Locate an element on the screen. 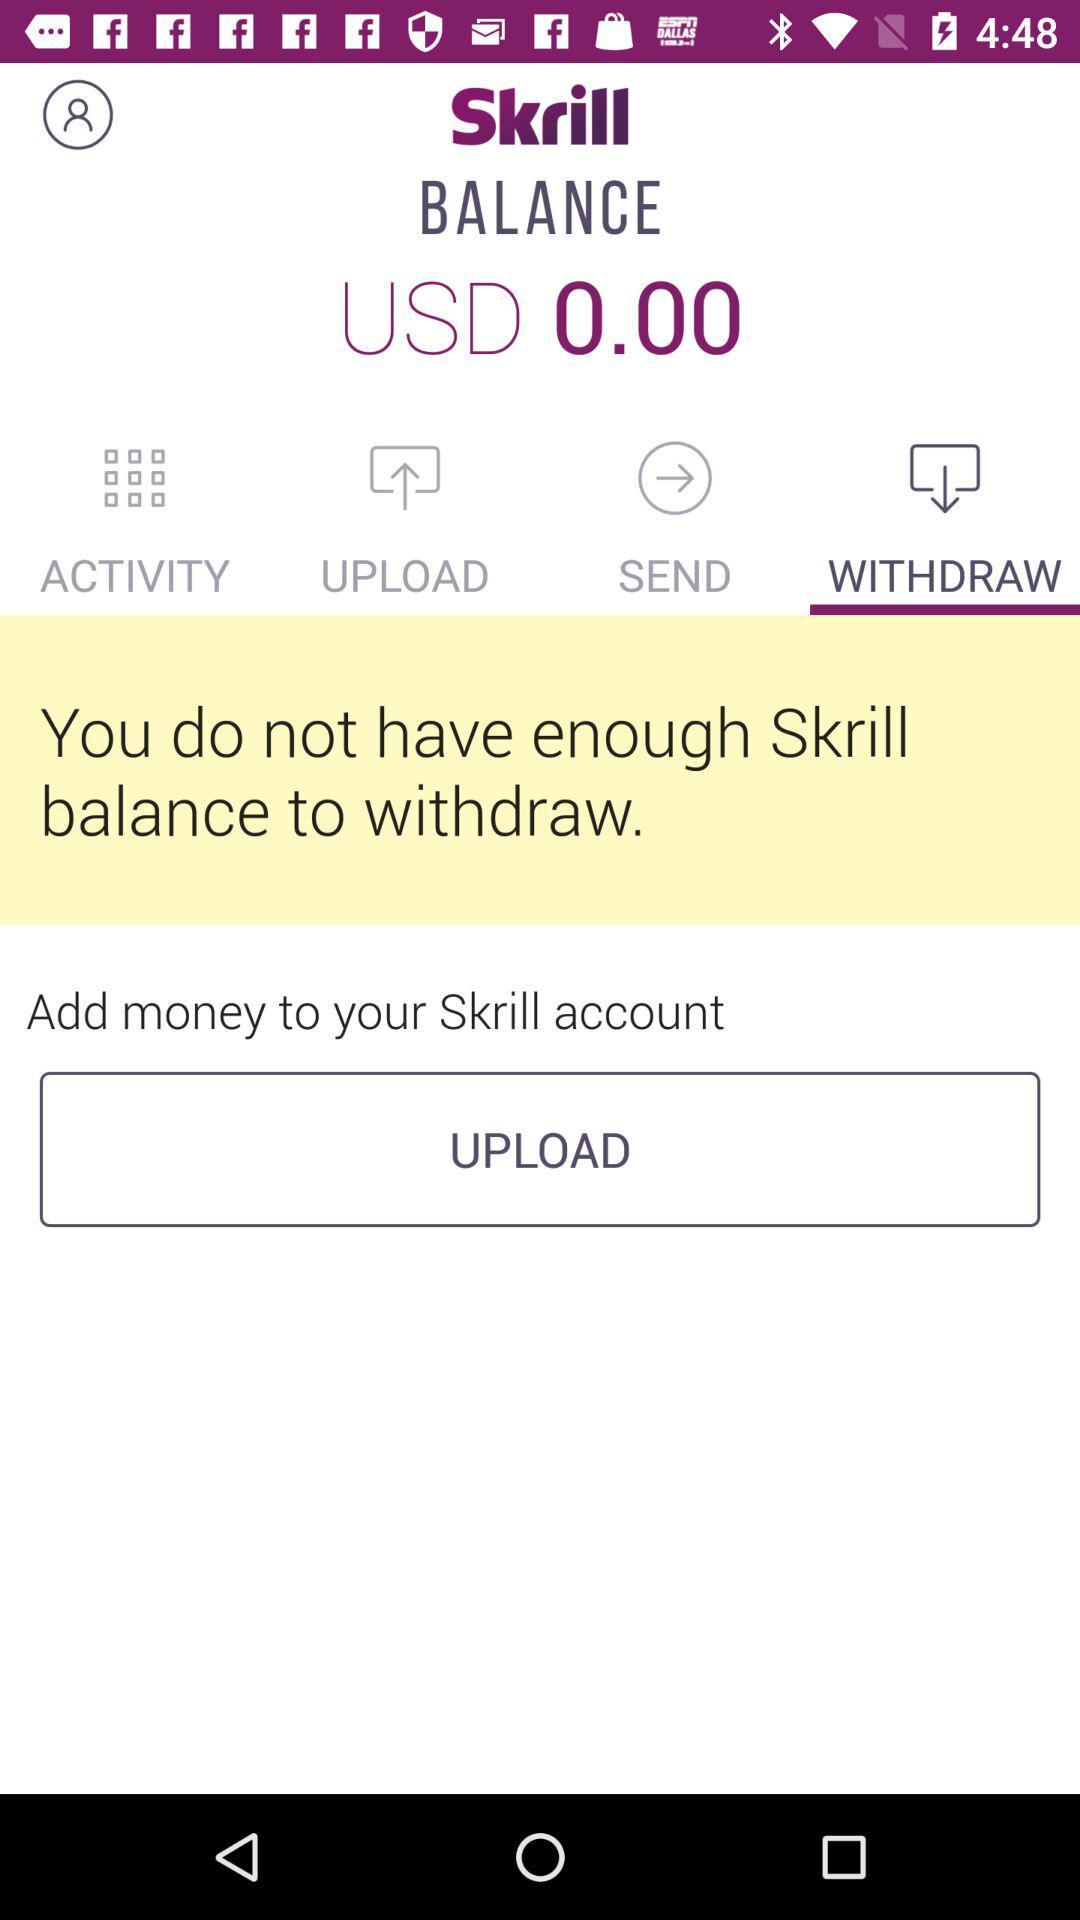 The width and height of the screenshot is (1080, 1920). send option is located at coordinates (675, 477).